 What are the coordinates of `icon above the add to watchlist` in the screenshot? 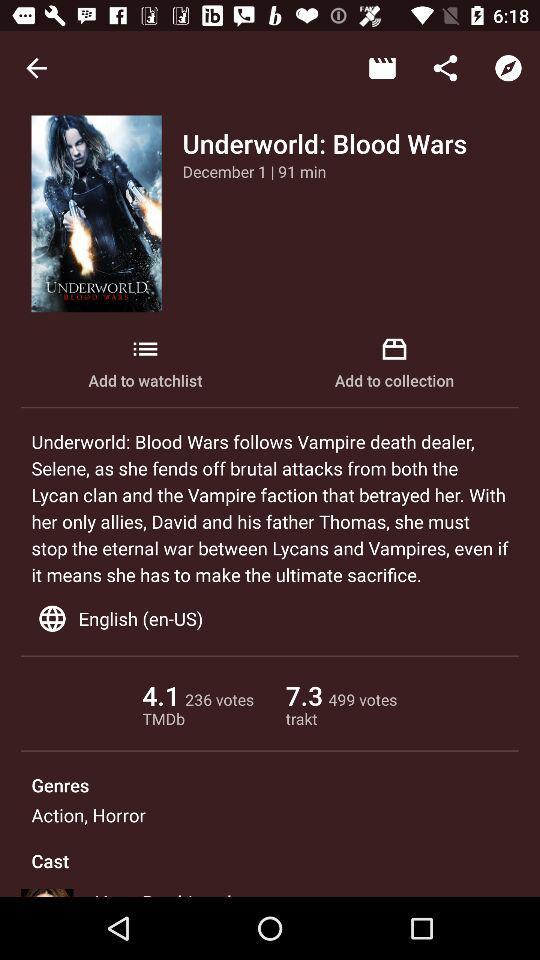 It's located at (254, 170).